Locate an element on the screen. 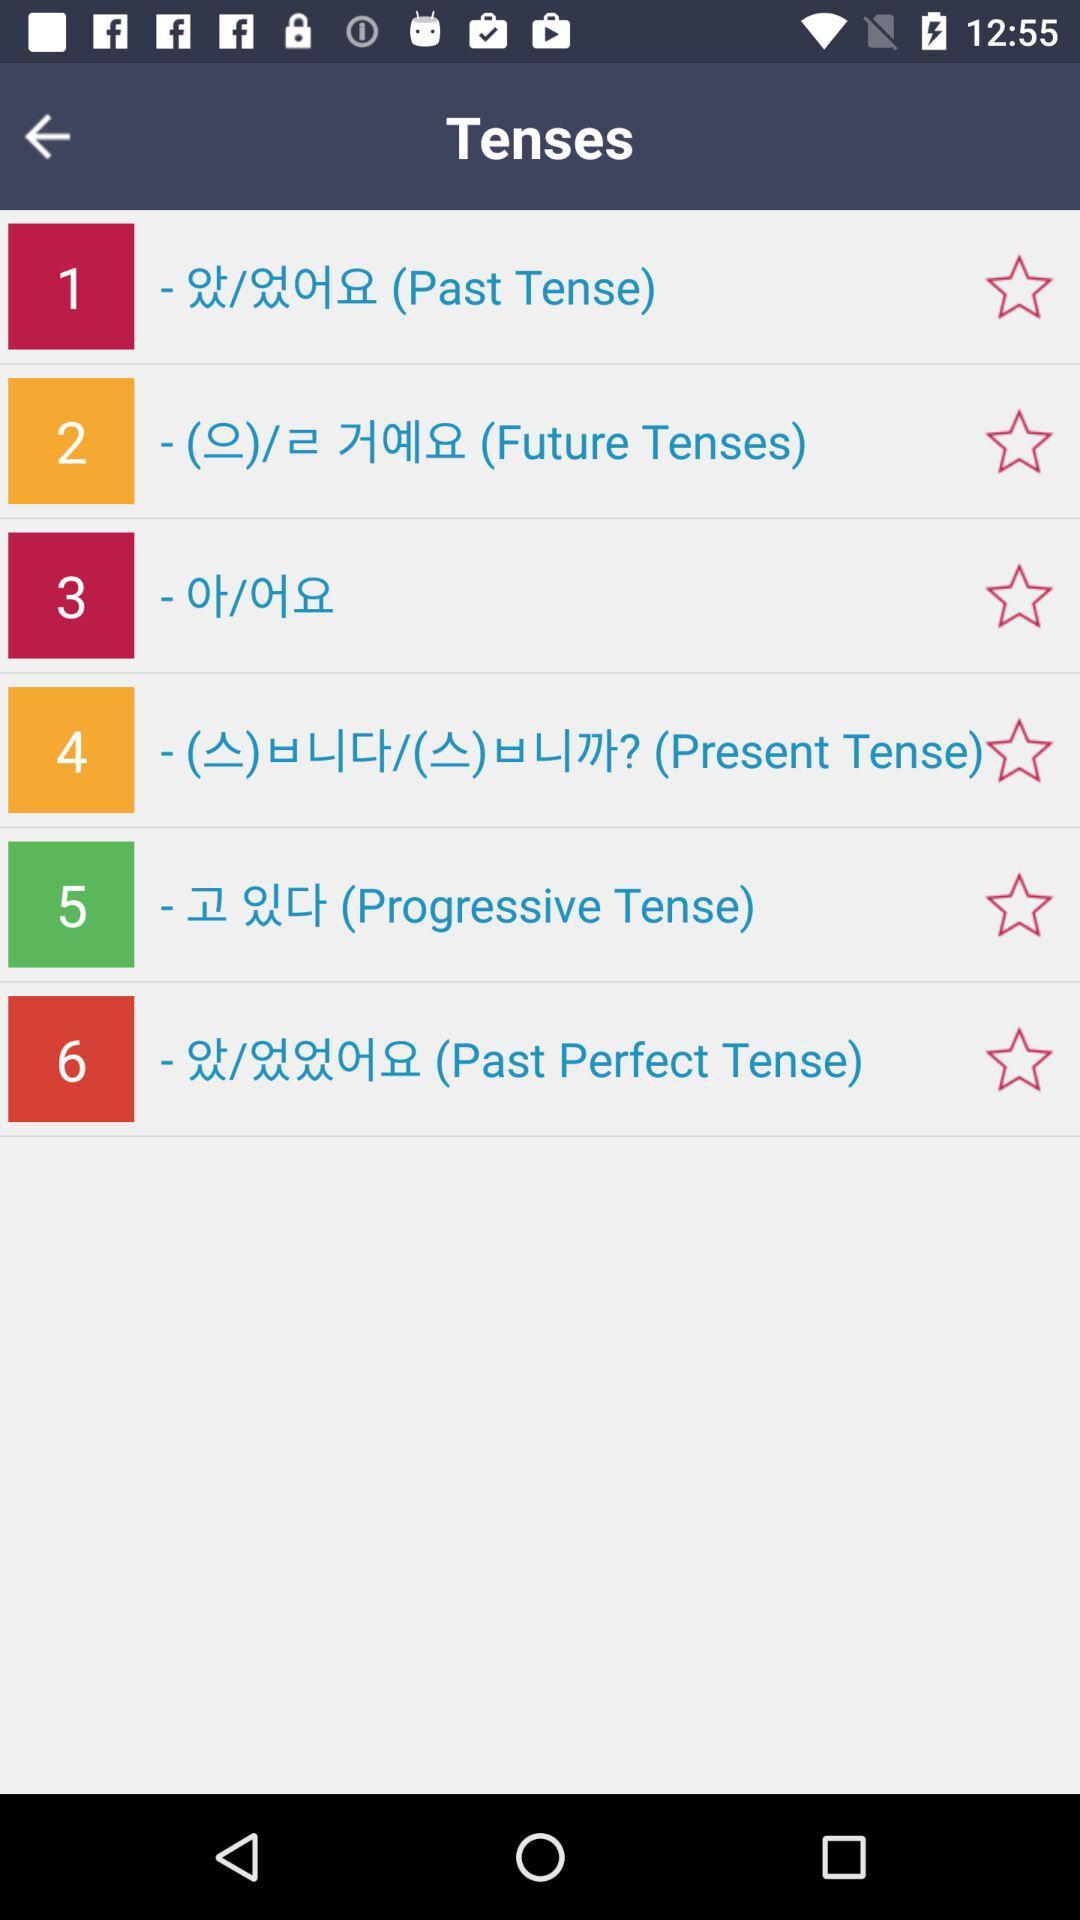  the arrow_backward icon is located at coordinates (59, 135).